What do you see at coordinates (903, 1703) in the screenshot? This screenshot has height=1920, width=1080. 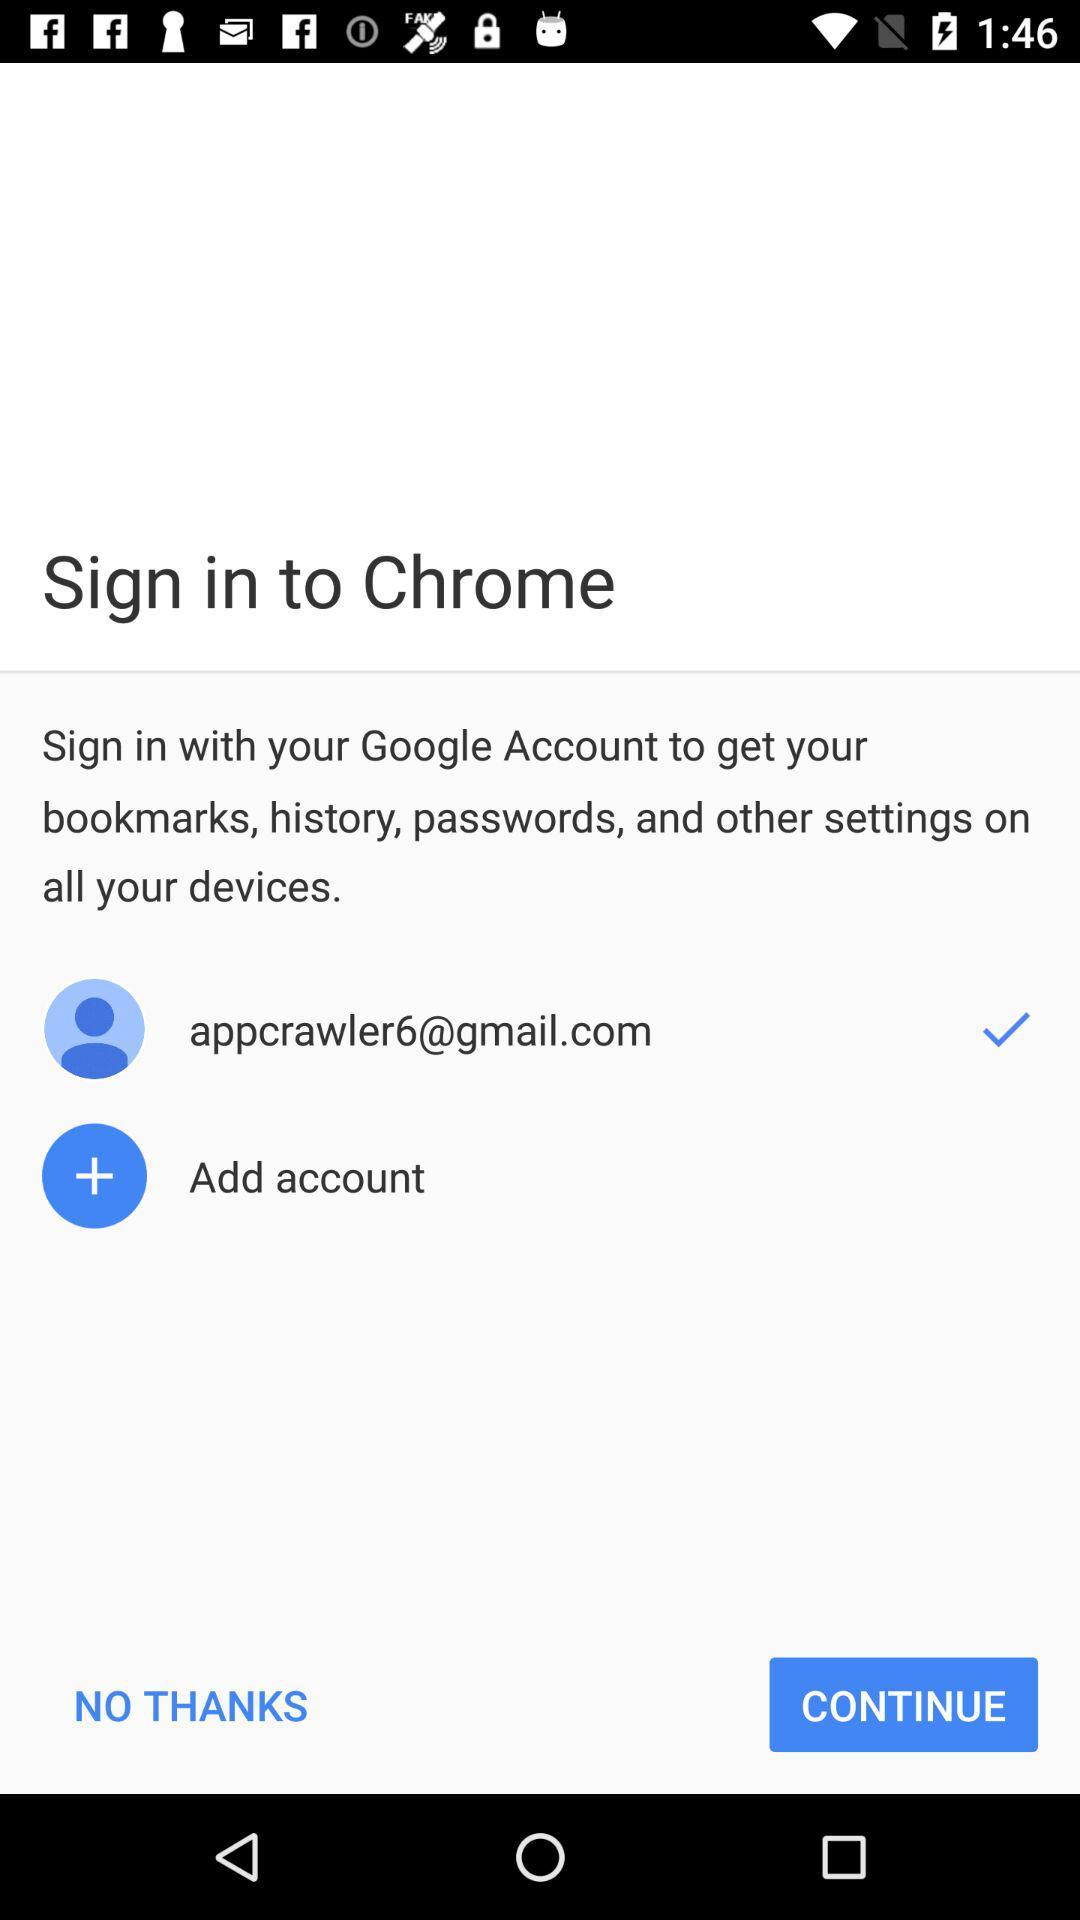 I see `the item next to no thanks item` at bounding box center [903, 1703].